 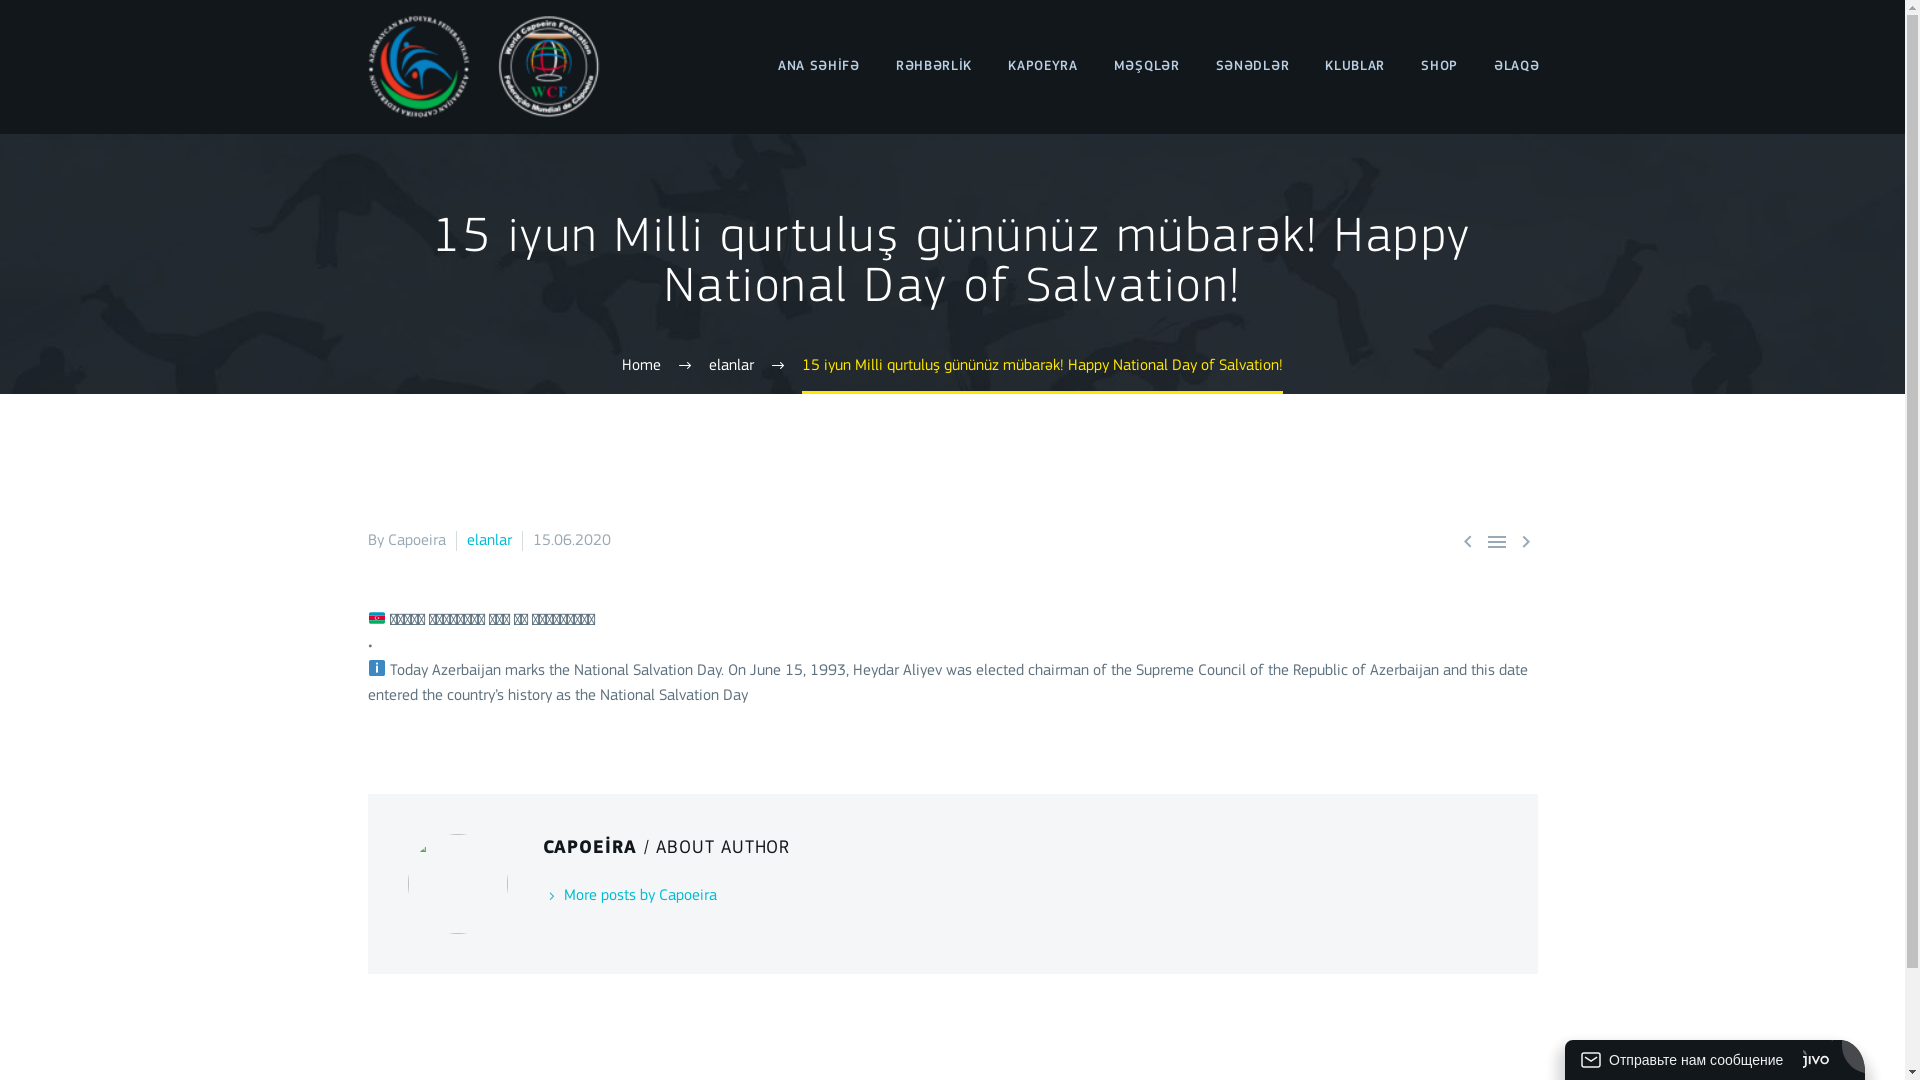 What do you see at coordinates (464, 540) in the screenshot?
I see `'elanlar'` at bounding box center [464, 540].